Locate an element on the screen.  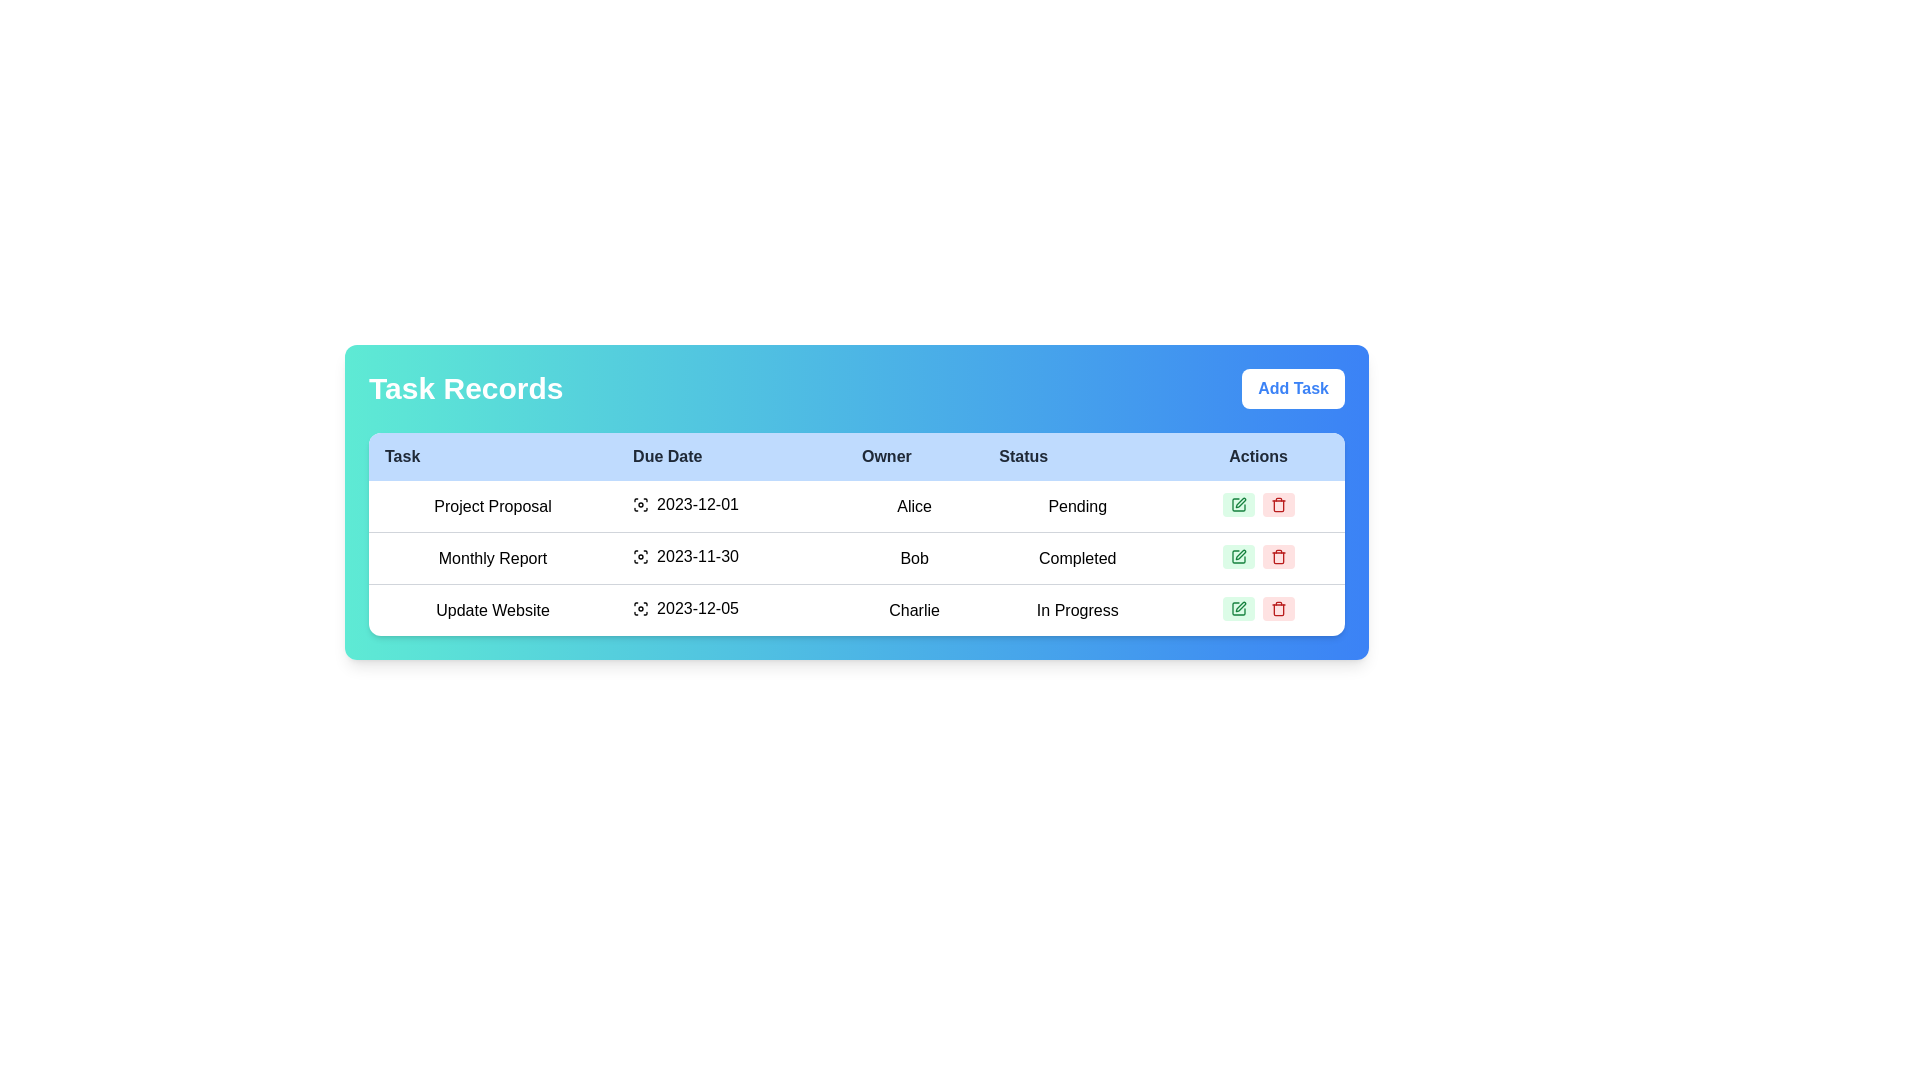
the red trash can icon button in the 'Actions' column of the second row in the 'Task Records' section is located at coordinates (1277, 504).